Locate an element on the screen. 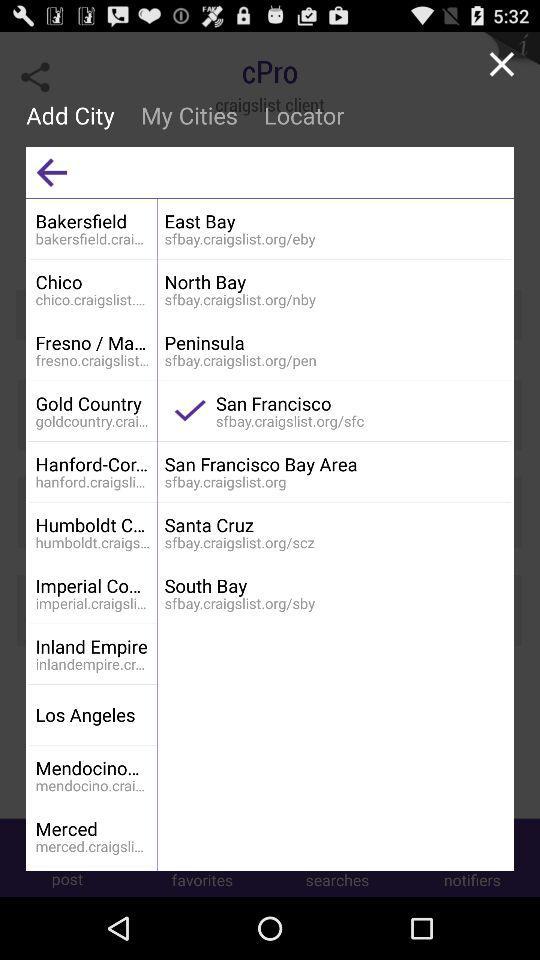  app next to the san francisco item is located at coordinates (190, 410).